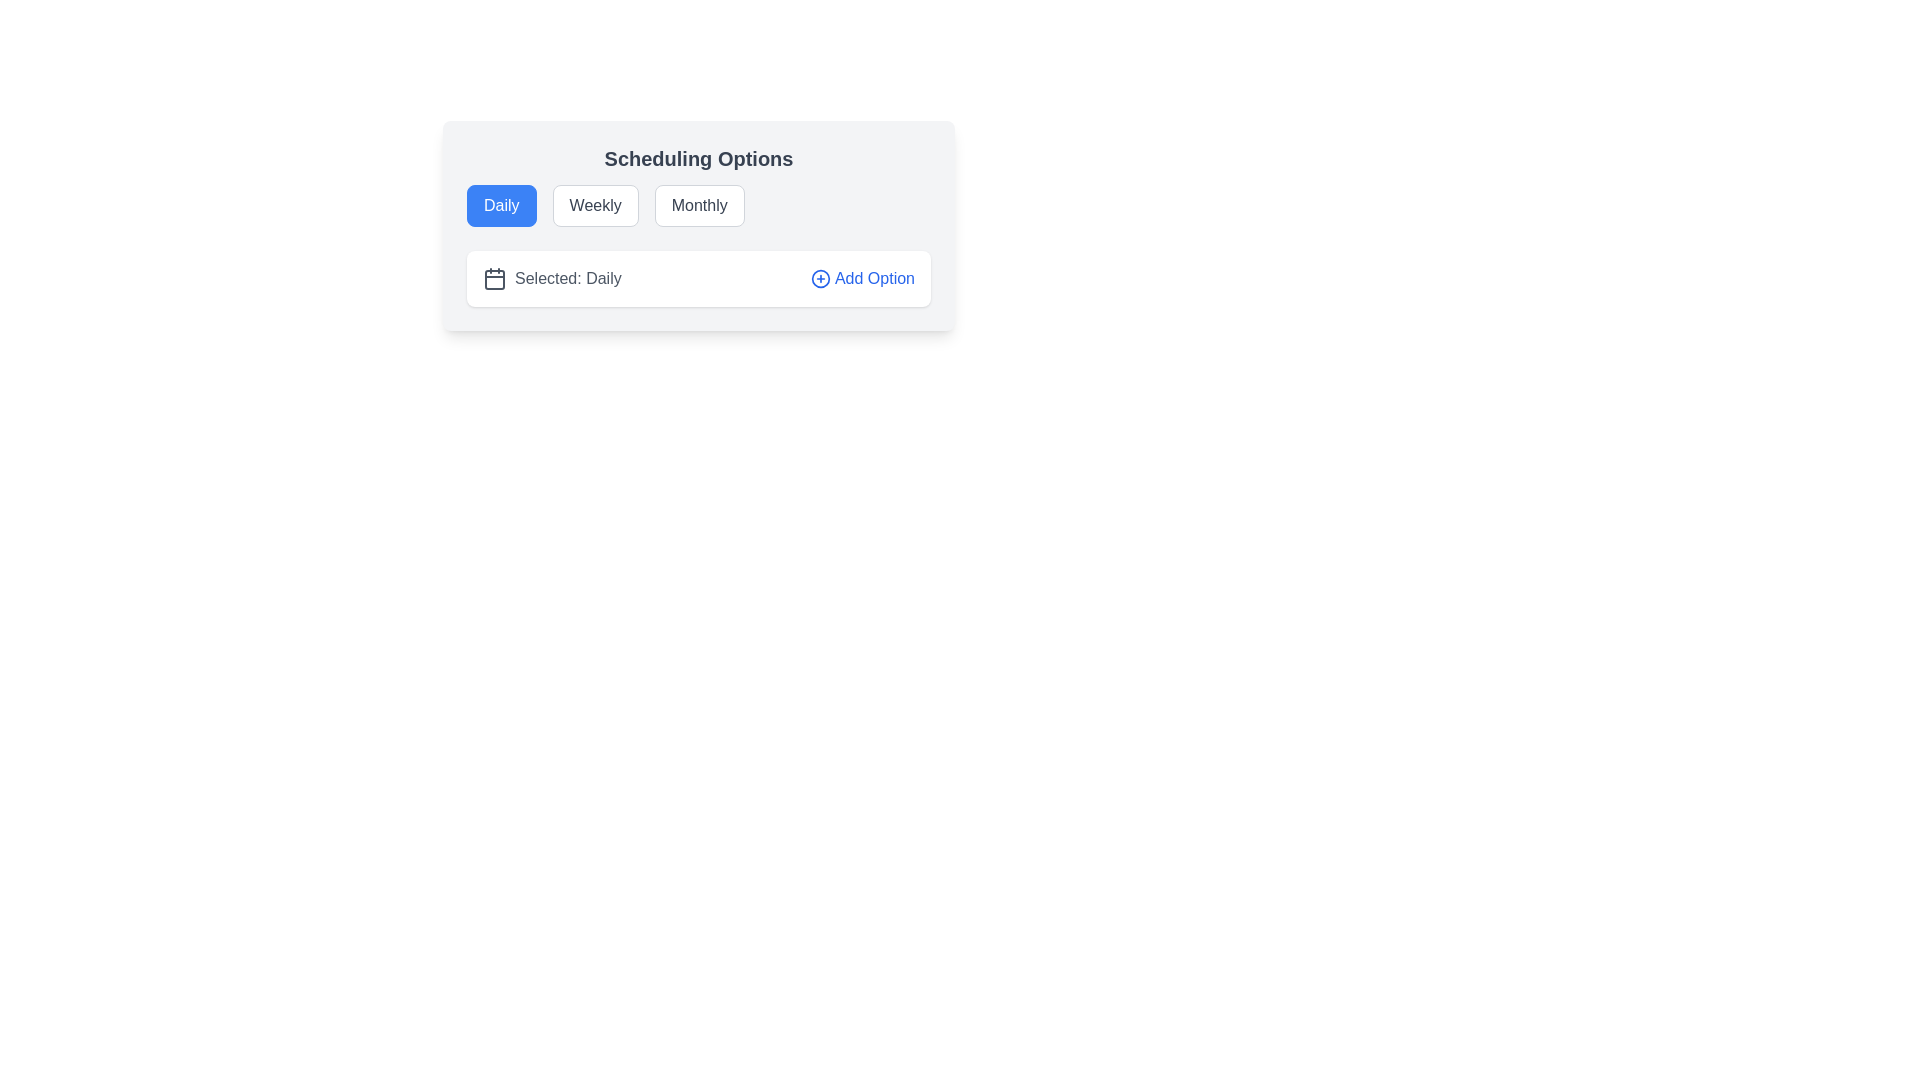 This screenshot has width=1920, height=1080. Describe the element at coordinates (501, 205) in the screenshot. I see `the 'Daily' button, which has a blue background and white text` at that location.